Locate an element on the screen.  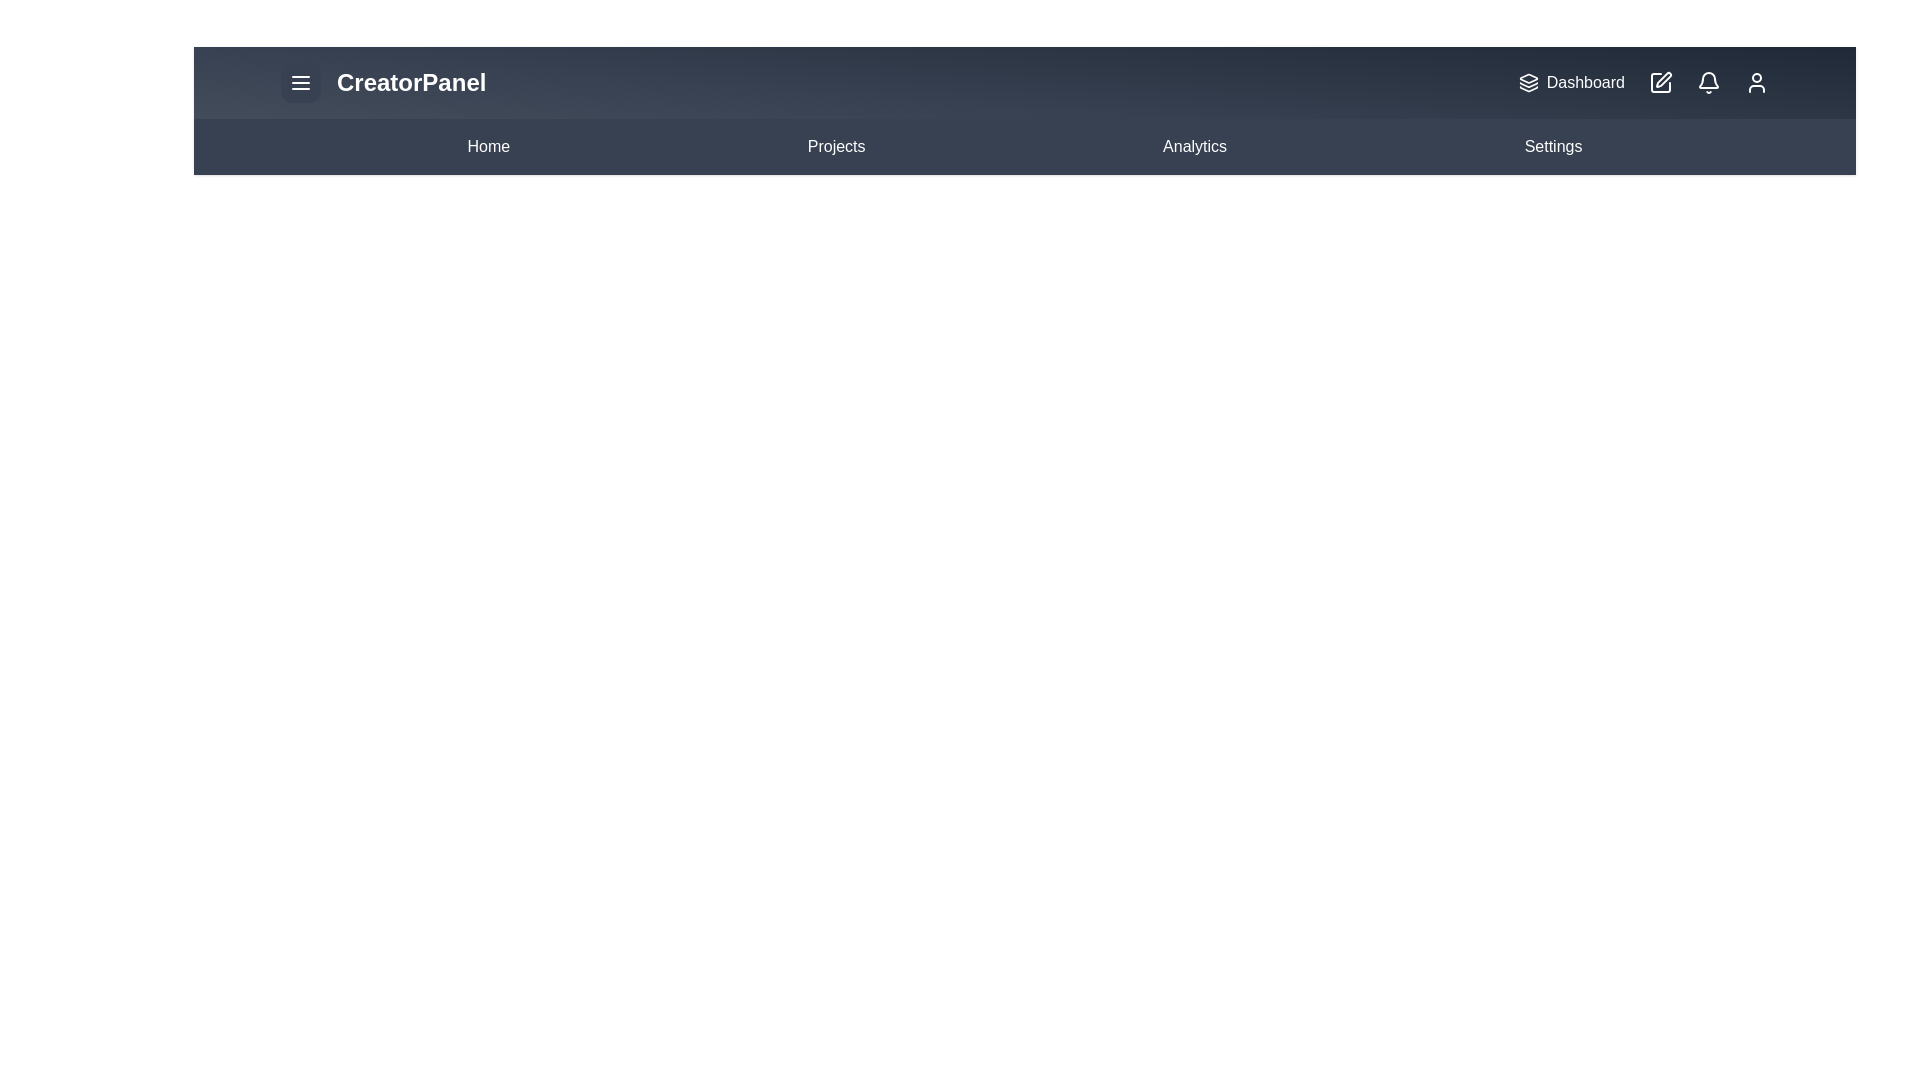
the 'Projects' link in the navigation bar is located at coordinates (835, 145).